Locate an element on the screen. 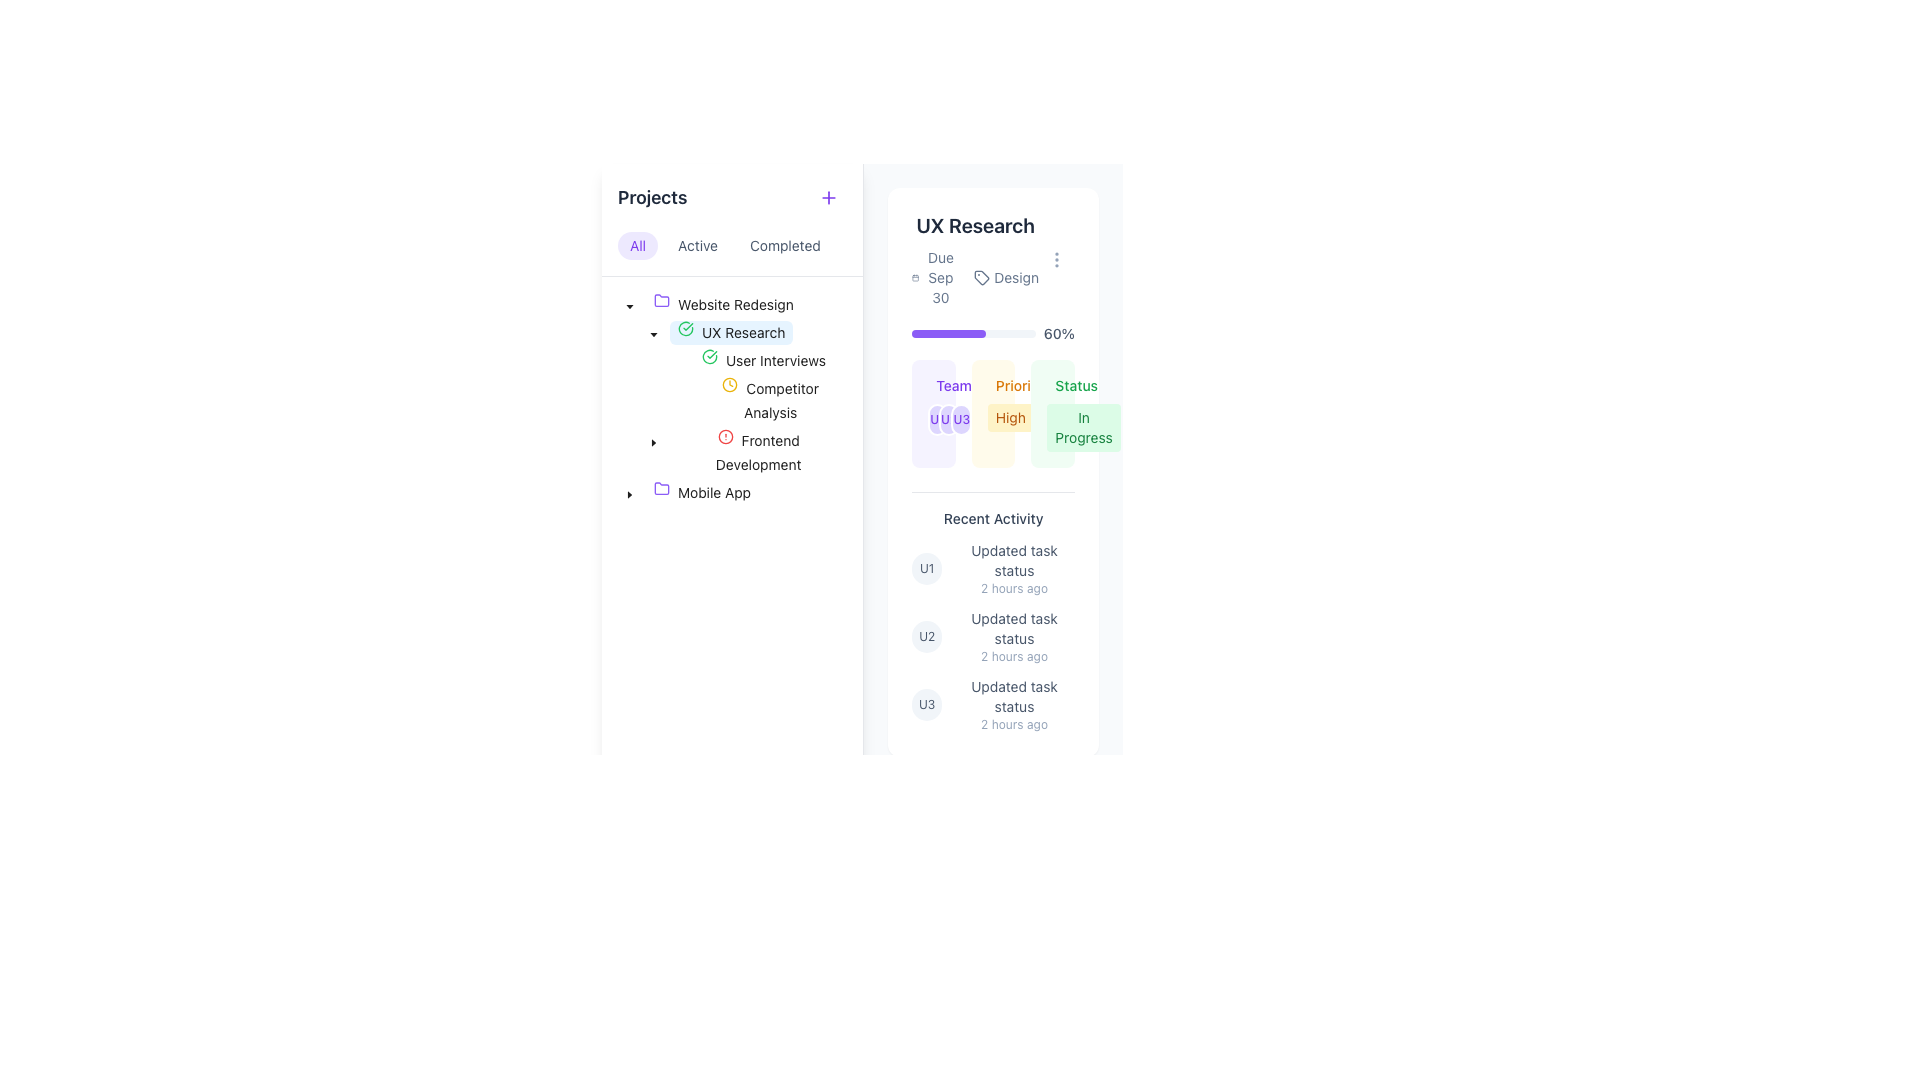  contents of the Activity Log Entry indicating user 'U3' updated a task's status two hours ago, located in the Recent Activity section of the UX Research panel is located at coordinates (993, 704).